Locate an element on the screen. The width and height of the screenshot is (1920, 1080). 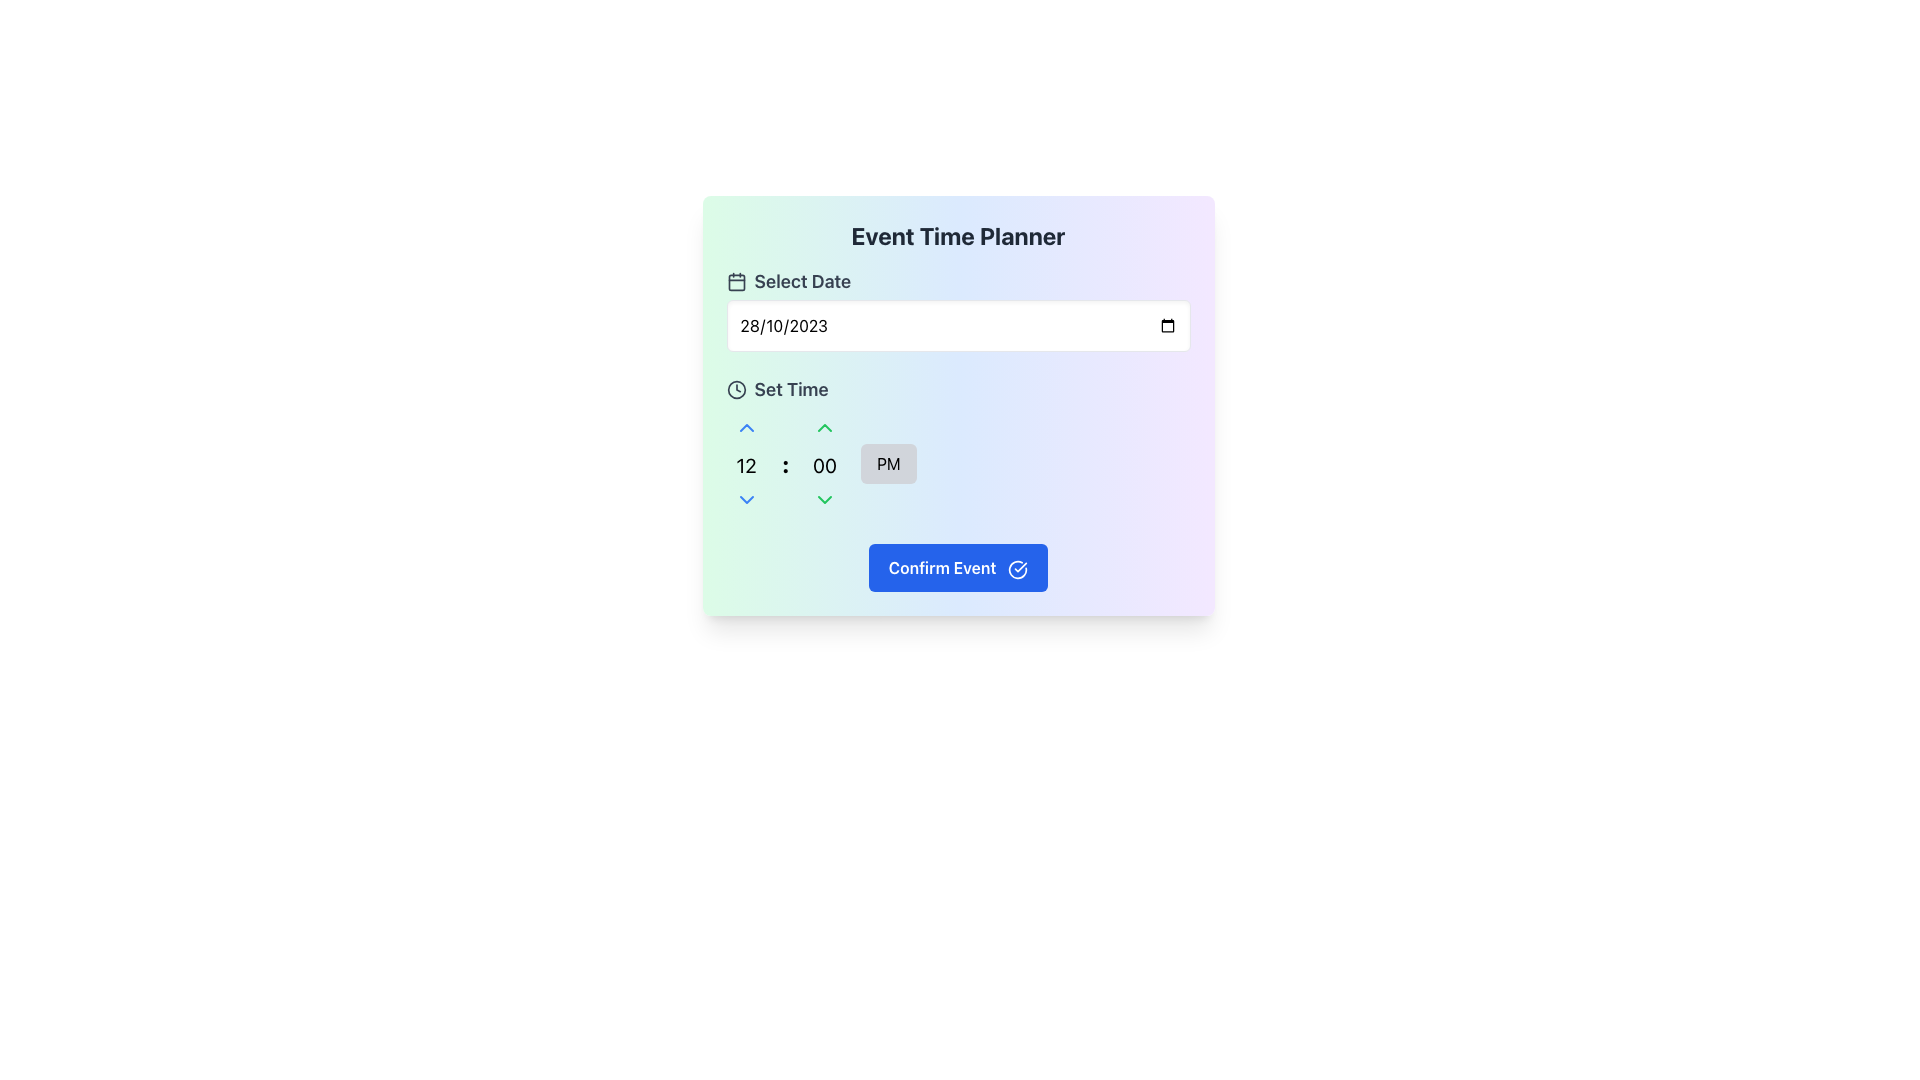
the affirmative icon located on the right side of the 'Confirm Event' button at the bottom of the modal is located at coordinates (1018, 569).